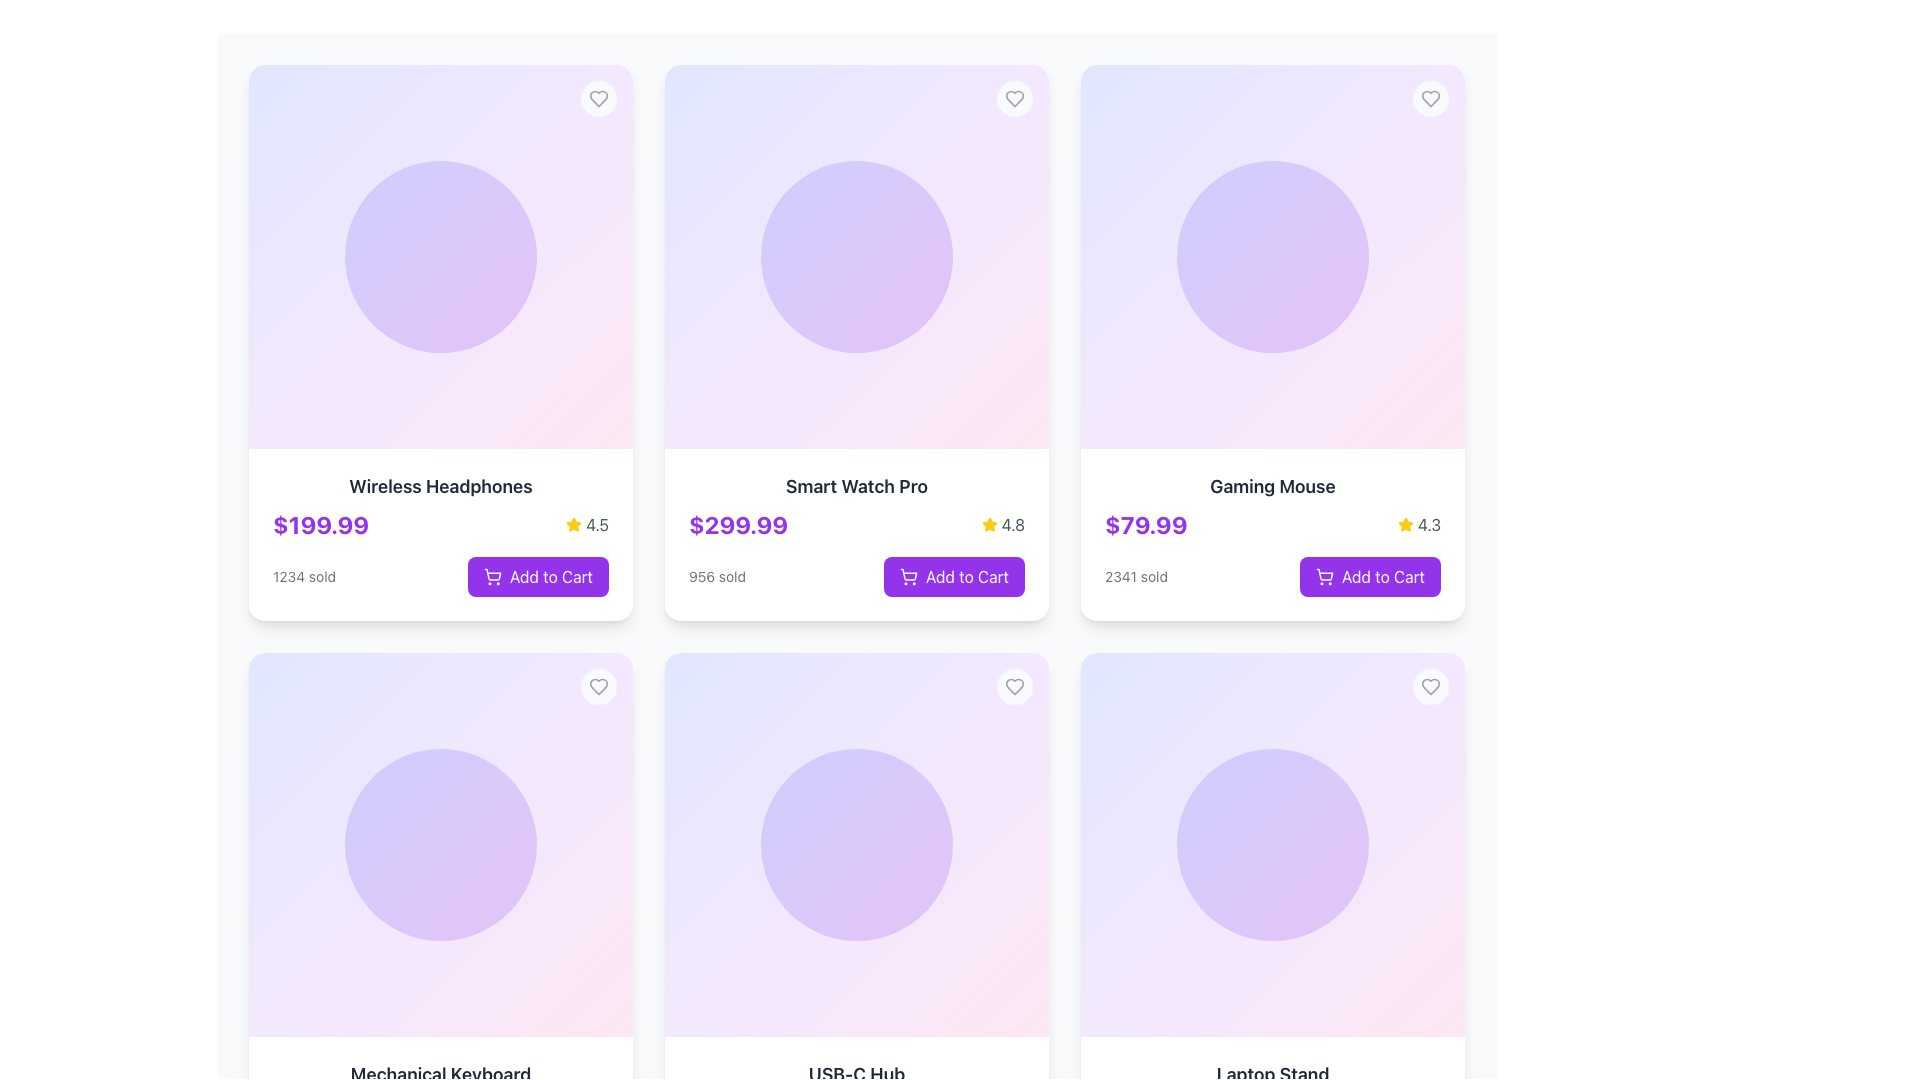 This screenshot has height=1080, width=1920. Describe the element at coordinates (1429, 99) in the screenshot. I see `the favorite button with an icon located at the top-right corner of the 'Gaming Mouse' product card` at that location.